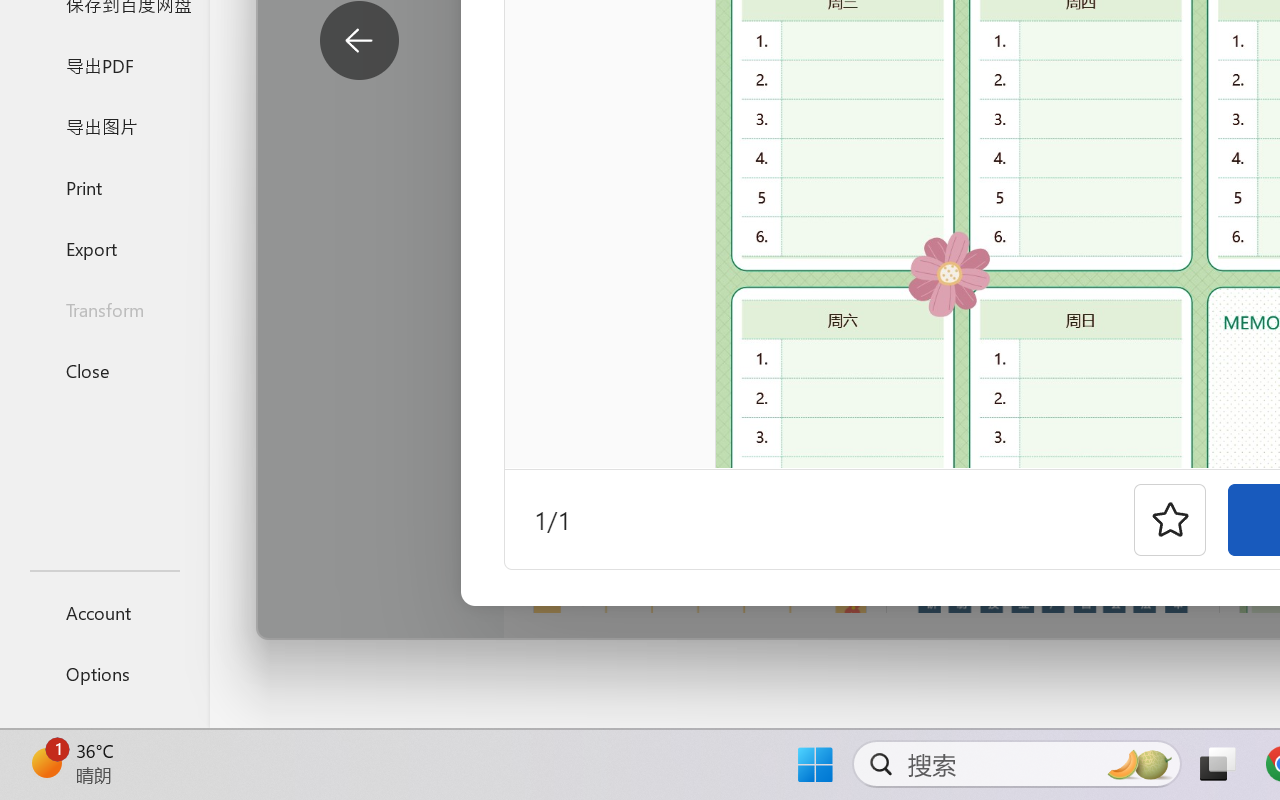 This screenshot has width=1280, height=800. I want to click on 'Options', so click(103, 673).